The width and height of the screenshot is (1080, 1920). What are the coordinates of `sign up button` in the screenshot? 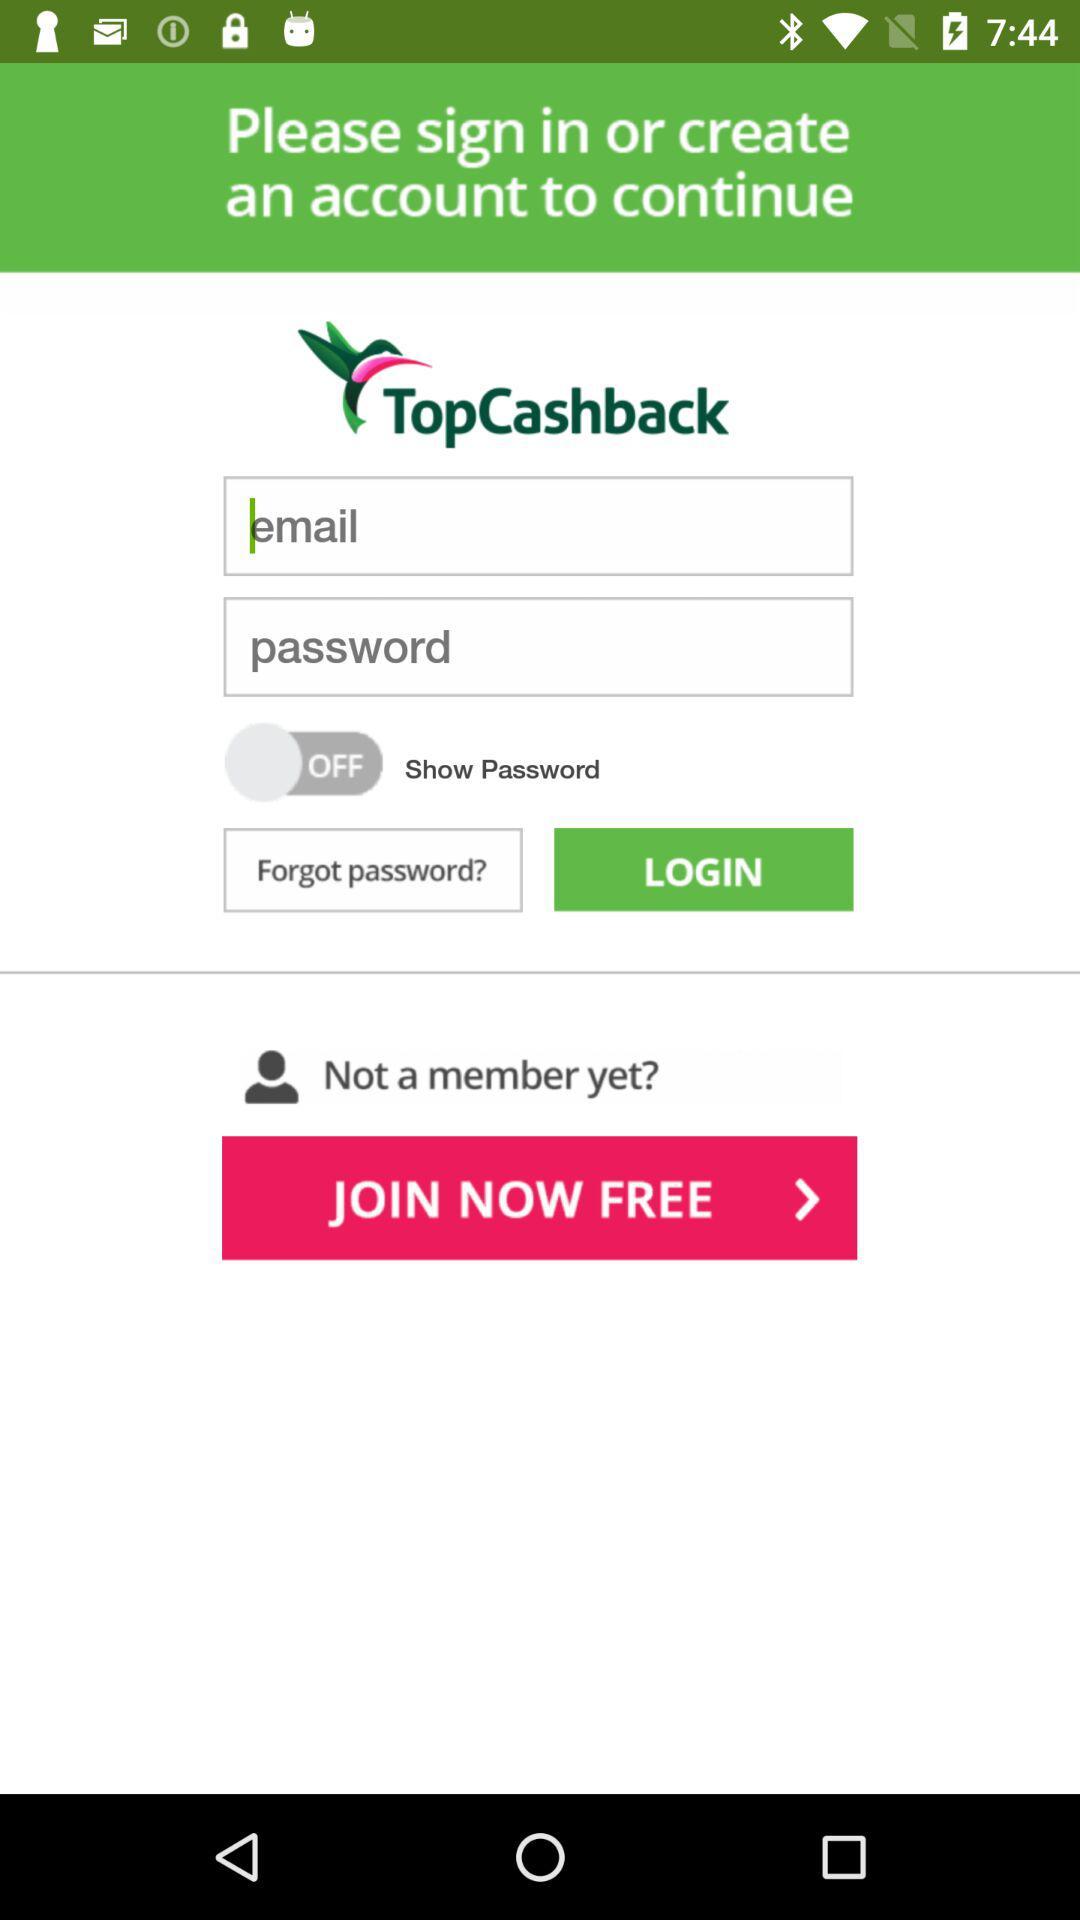 It's located at (538, 1202).